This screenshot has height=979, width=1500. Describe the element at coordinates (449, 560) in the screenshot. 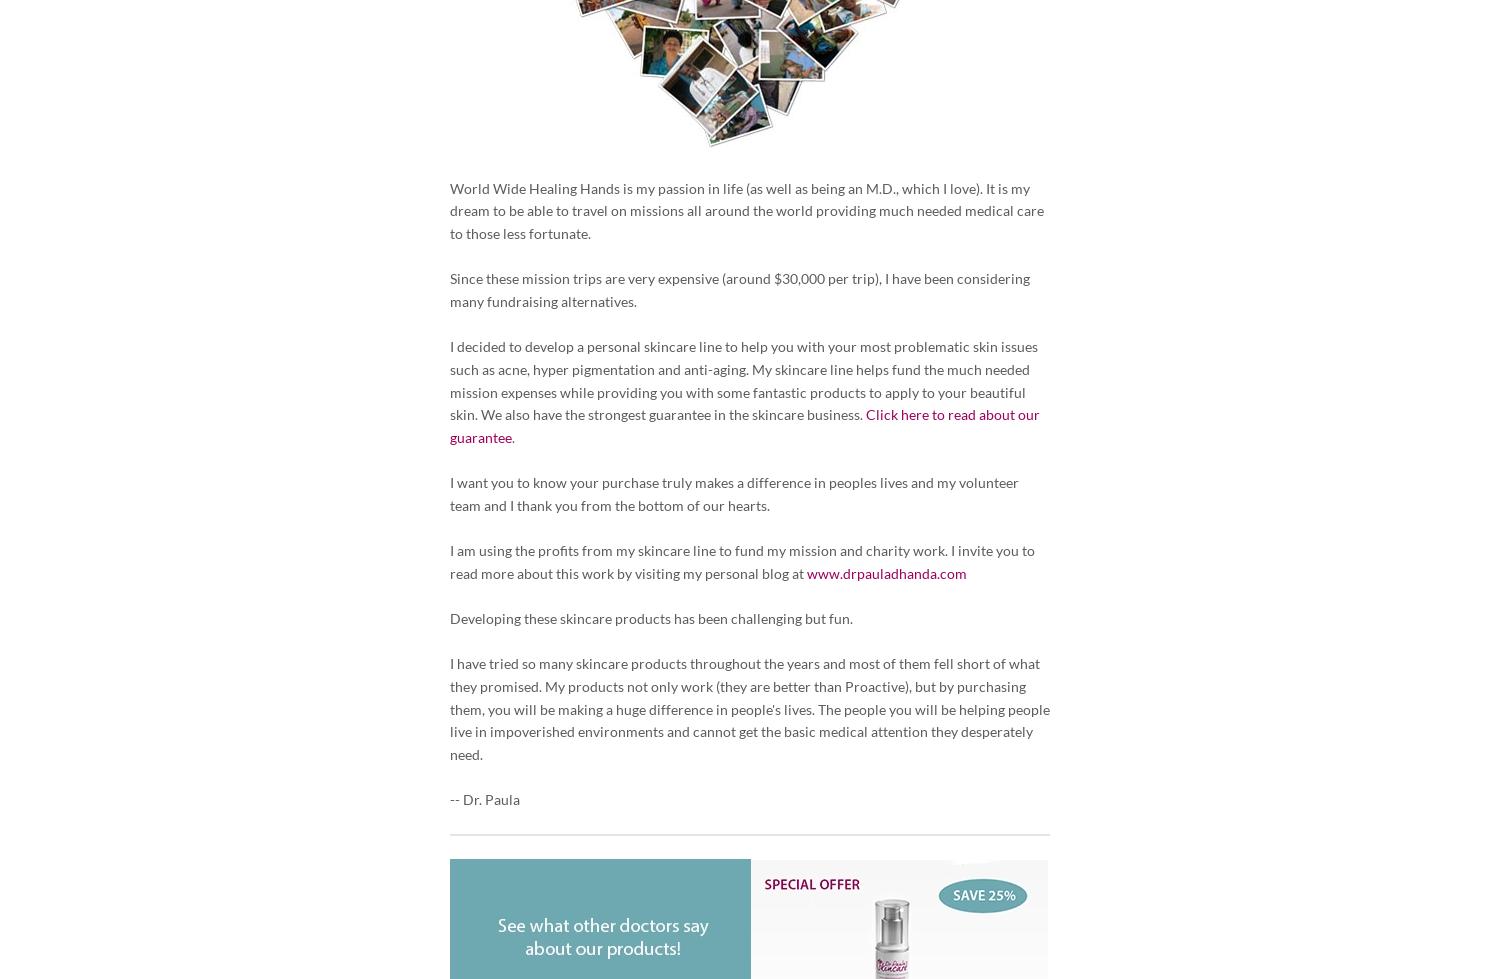

I see `'I am using the profits from my skincare line to fund my mission and charity work. I invite you to read more about this work by visiting my personal blog at'` at that location.